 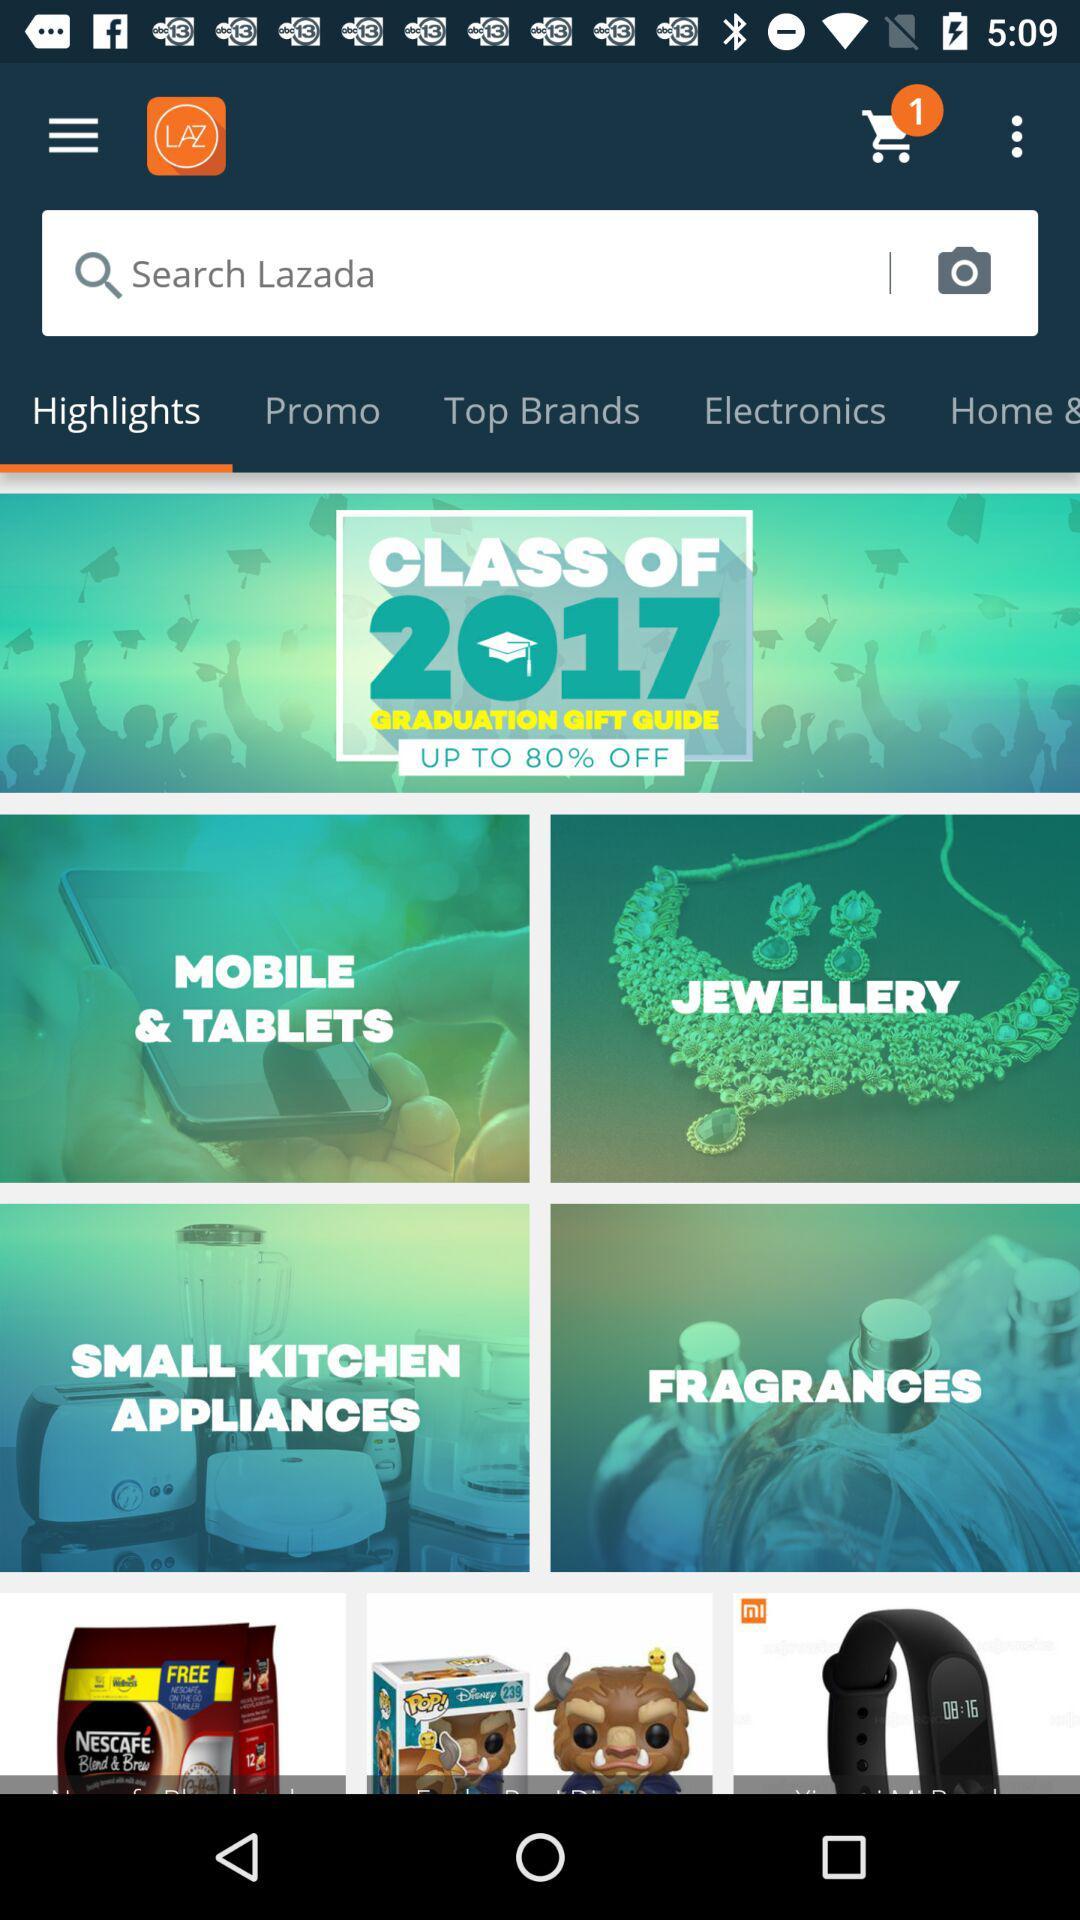 I want to click on search bar, so click(x=465, y=272).